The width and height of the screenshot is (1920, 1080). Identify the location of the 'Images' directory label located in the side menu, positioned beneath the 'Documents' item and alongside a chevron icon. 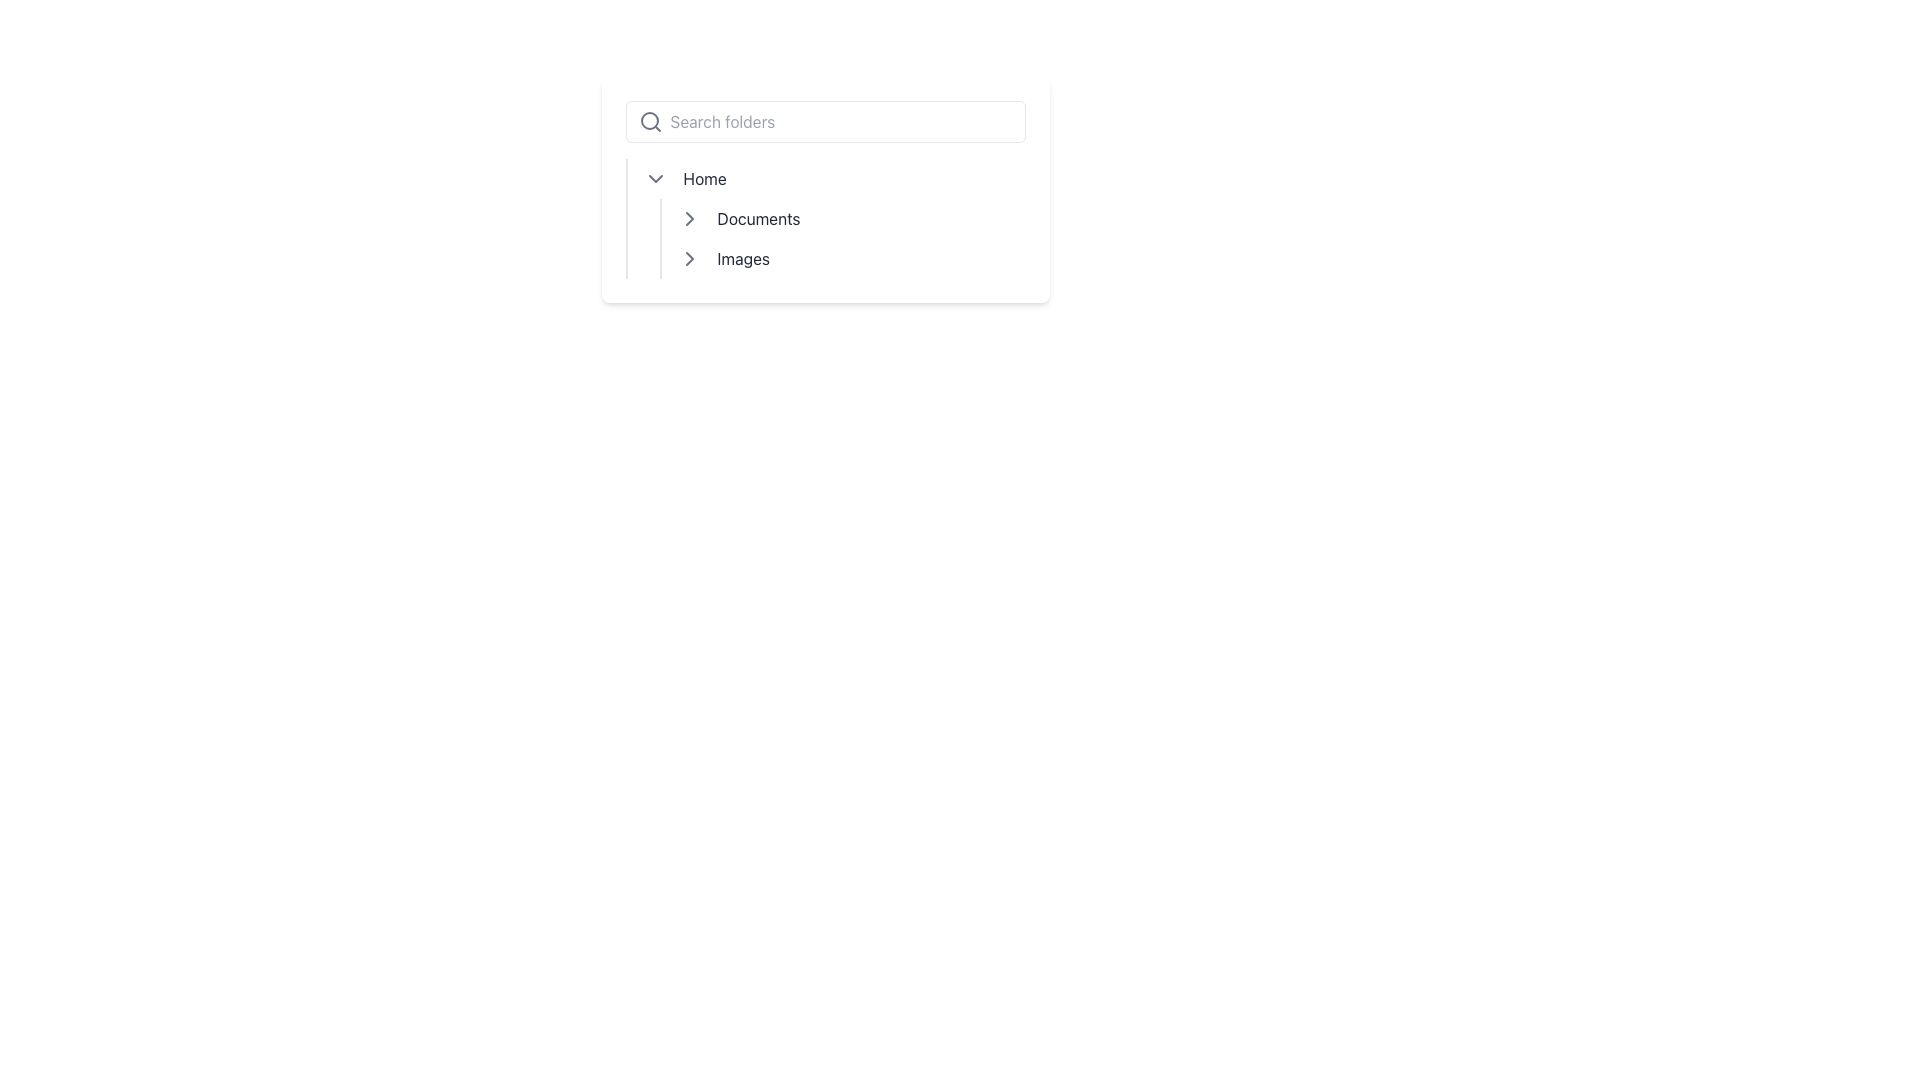
(742, 257).